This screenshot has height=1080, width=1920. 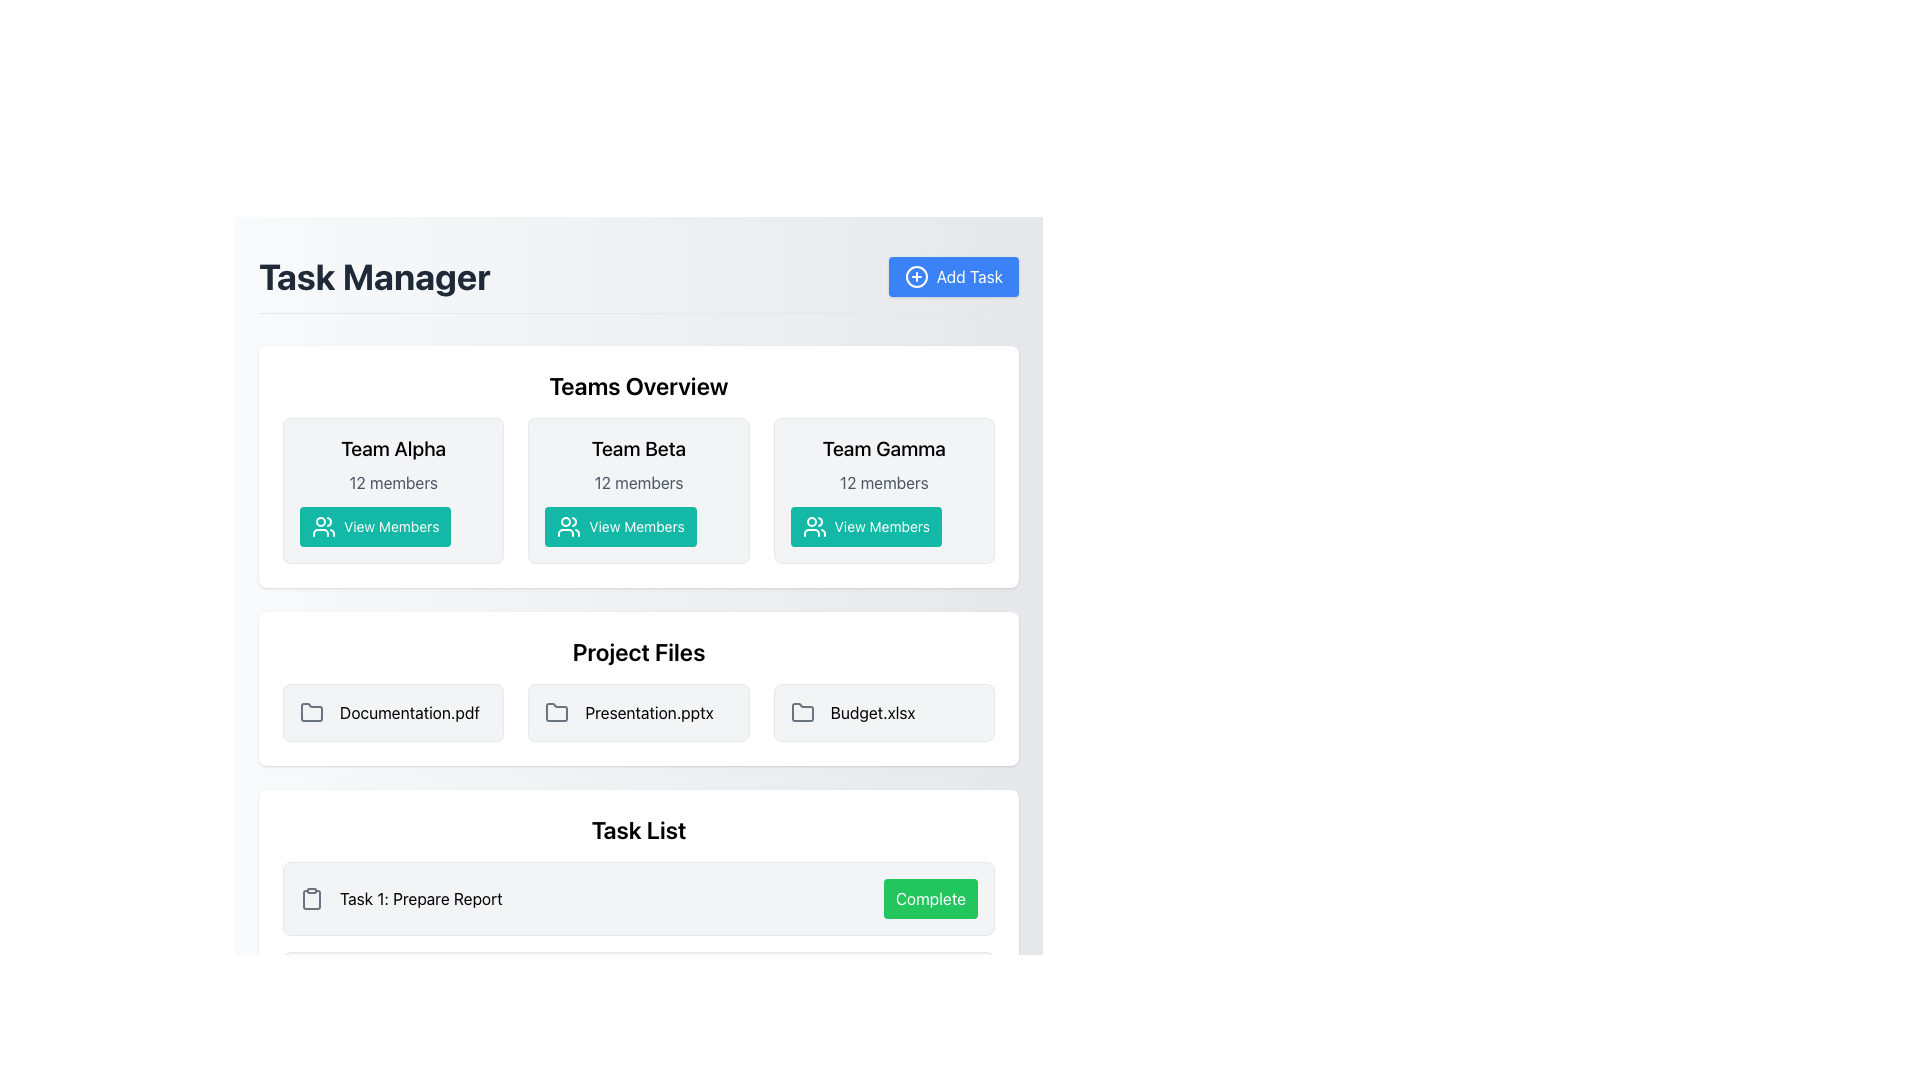 What do you see at coordinates (930, 897) in the screenshot?
I see `the green button with rounded corners labeled 'Complete' to mark the task 'Task 1: Prepare Report' as complete` at bounding box center [930, 897].